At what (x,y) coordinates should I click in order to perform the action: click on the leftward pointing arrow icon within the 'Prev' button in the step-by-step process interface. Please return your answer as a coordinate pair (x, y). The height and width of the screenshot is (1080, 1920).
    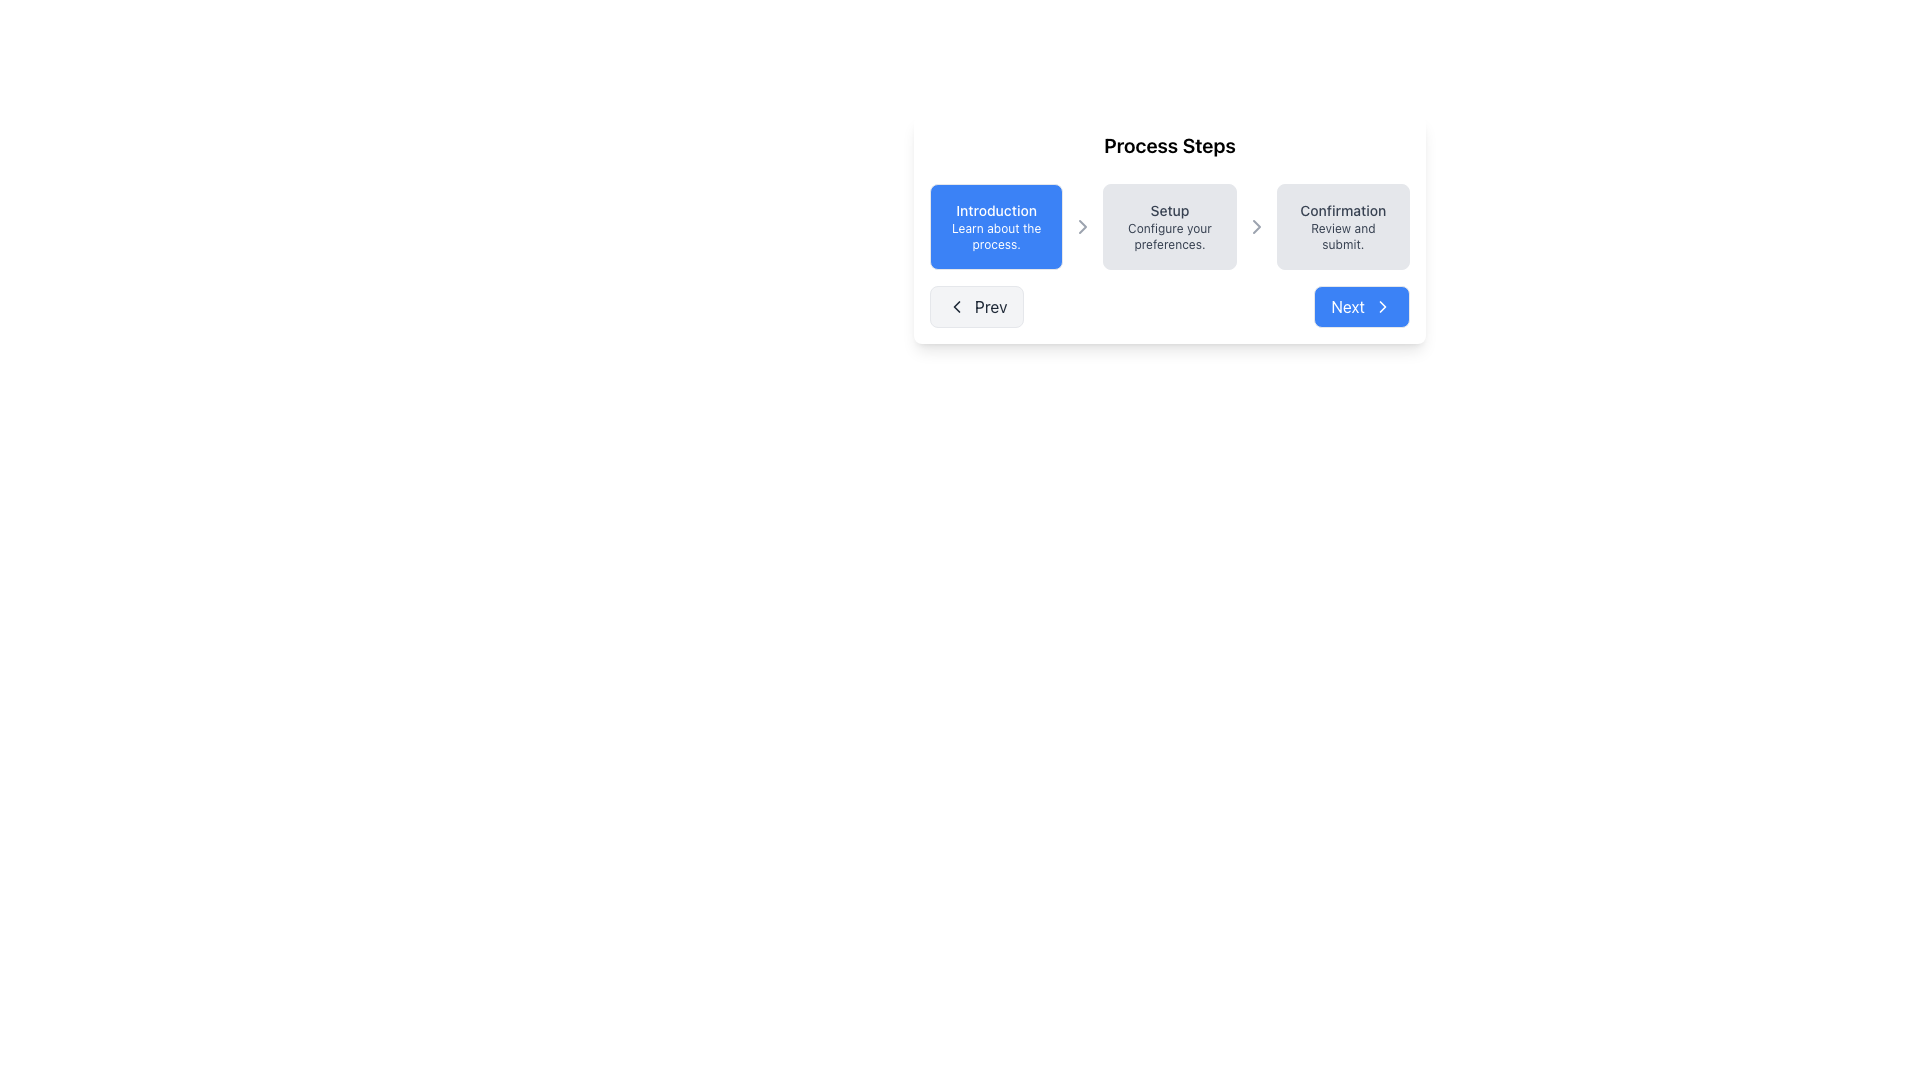
    Looking at the image, I should click on (955, 307).